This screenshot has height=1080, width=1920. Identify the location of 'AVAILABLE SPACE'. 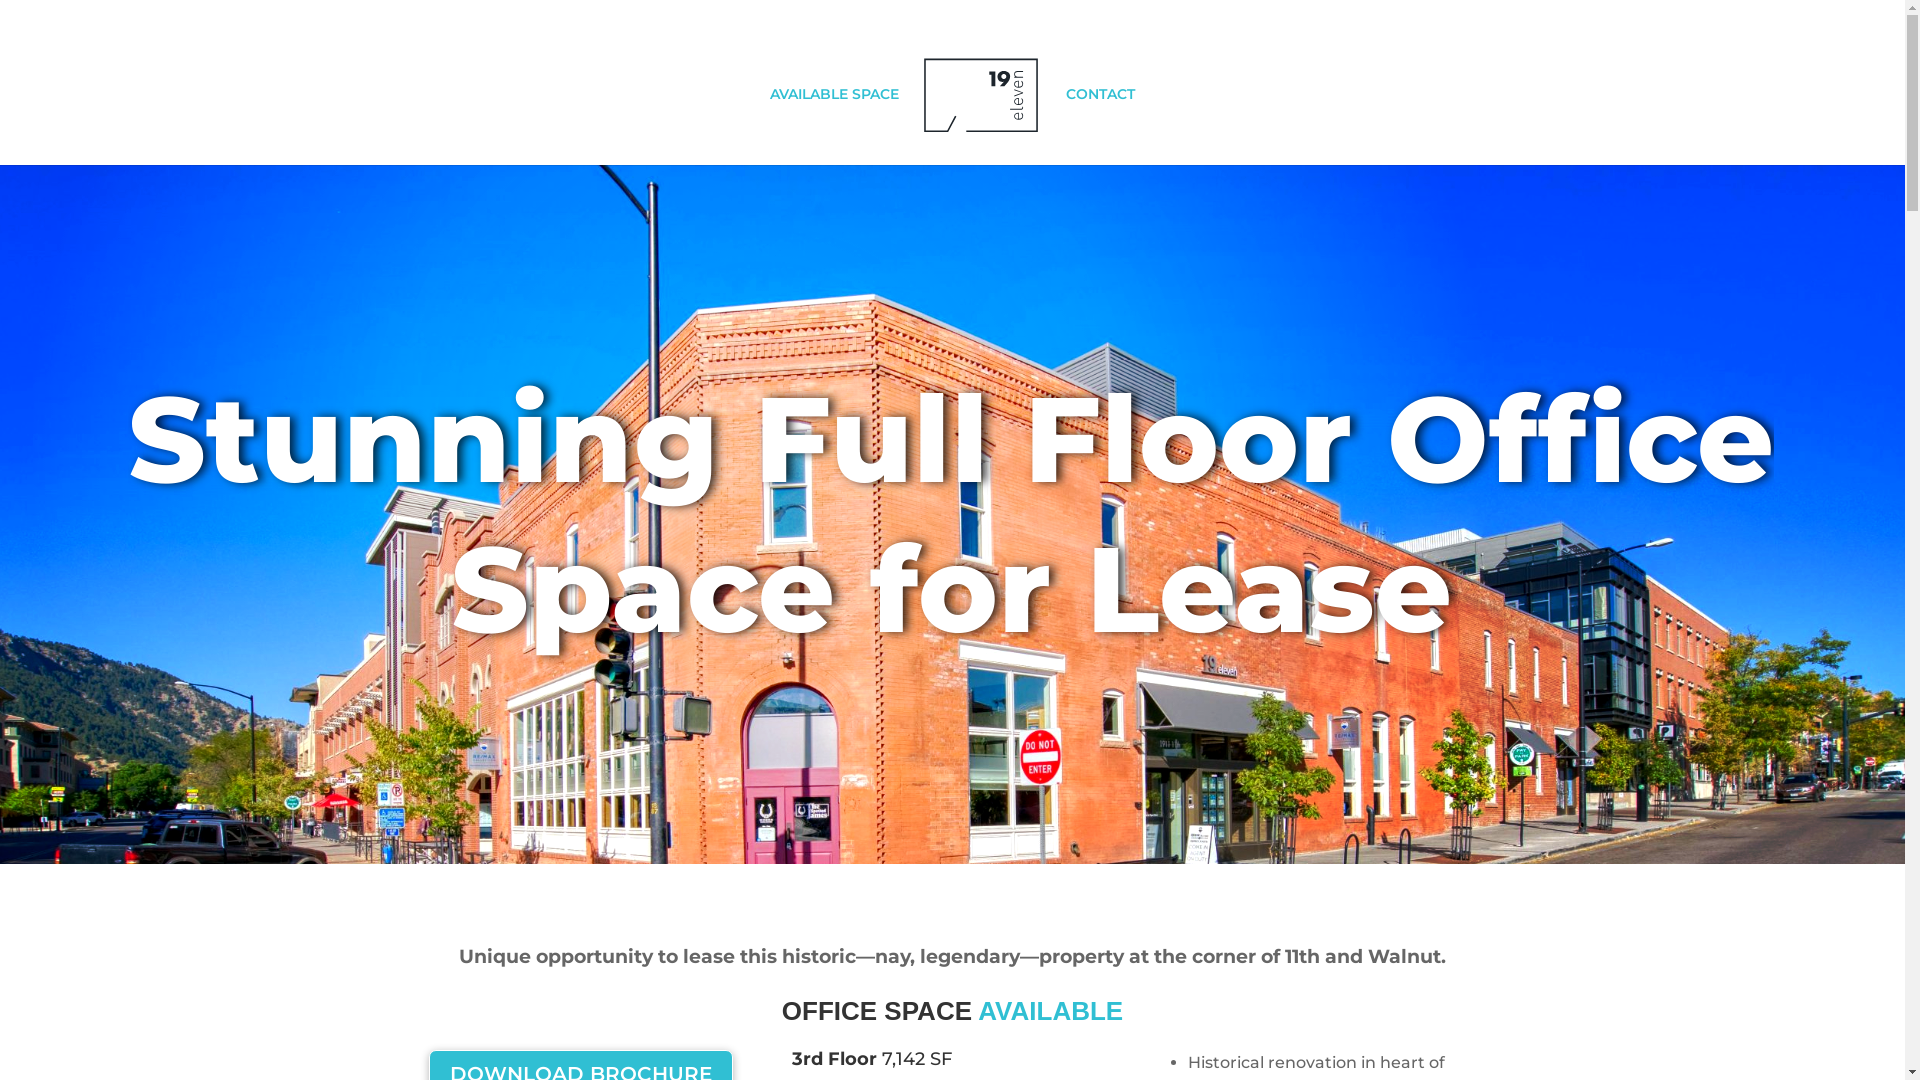
(768, 126).